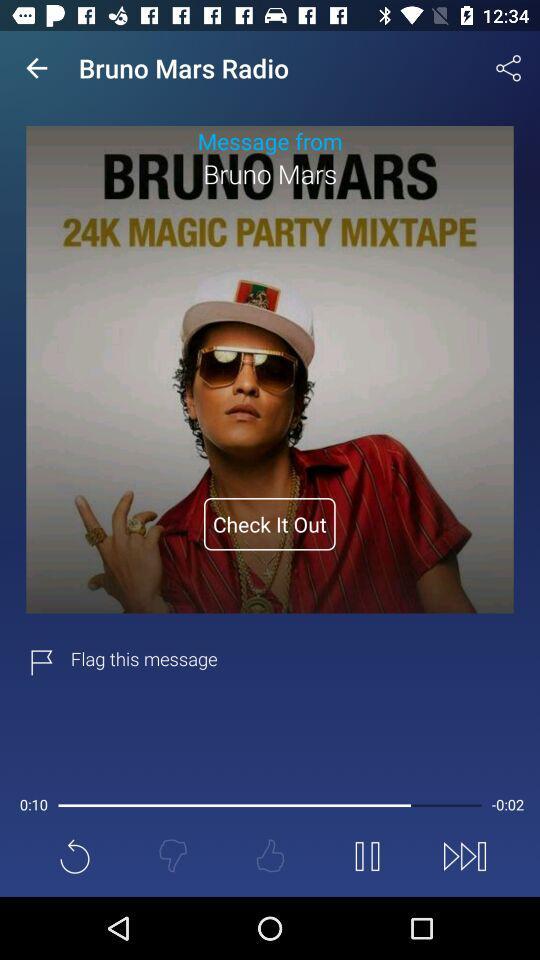 The height and width of the screenshot is (960, 540). I want to click on the thumbs_down icon, so click(172, 855).